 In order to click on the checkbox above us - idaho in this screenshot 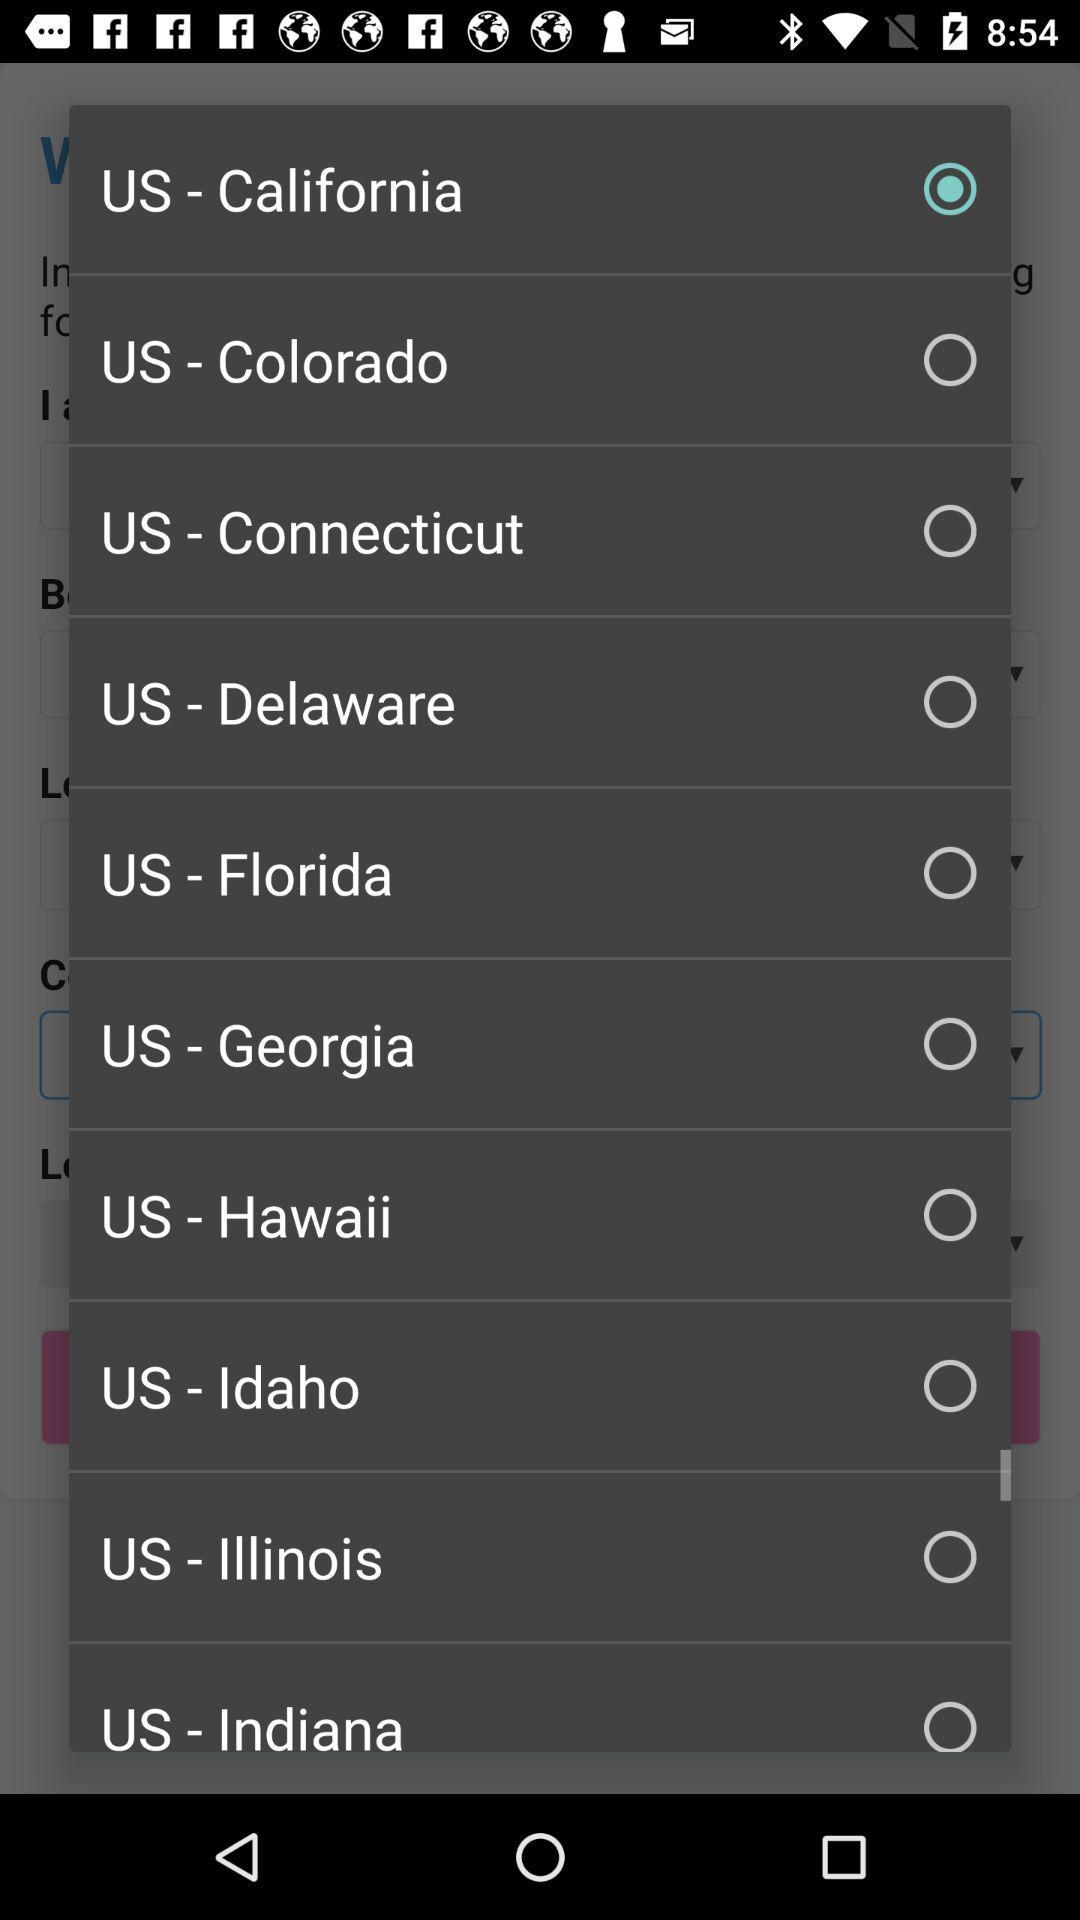, I will do `click(540, 1213)`.